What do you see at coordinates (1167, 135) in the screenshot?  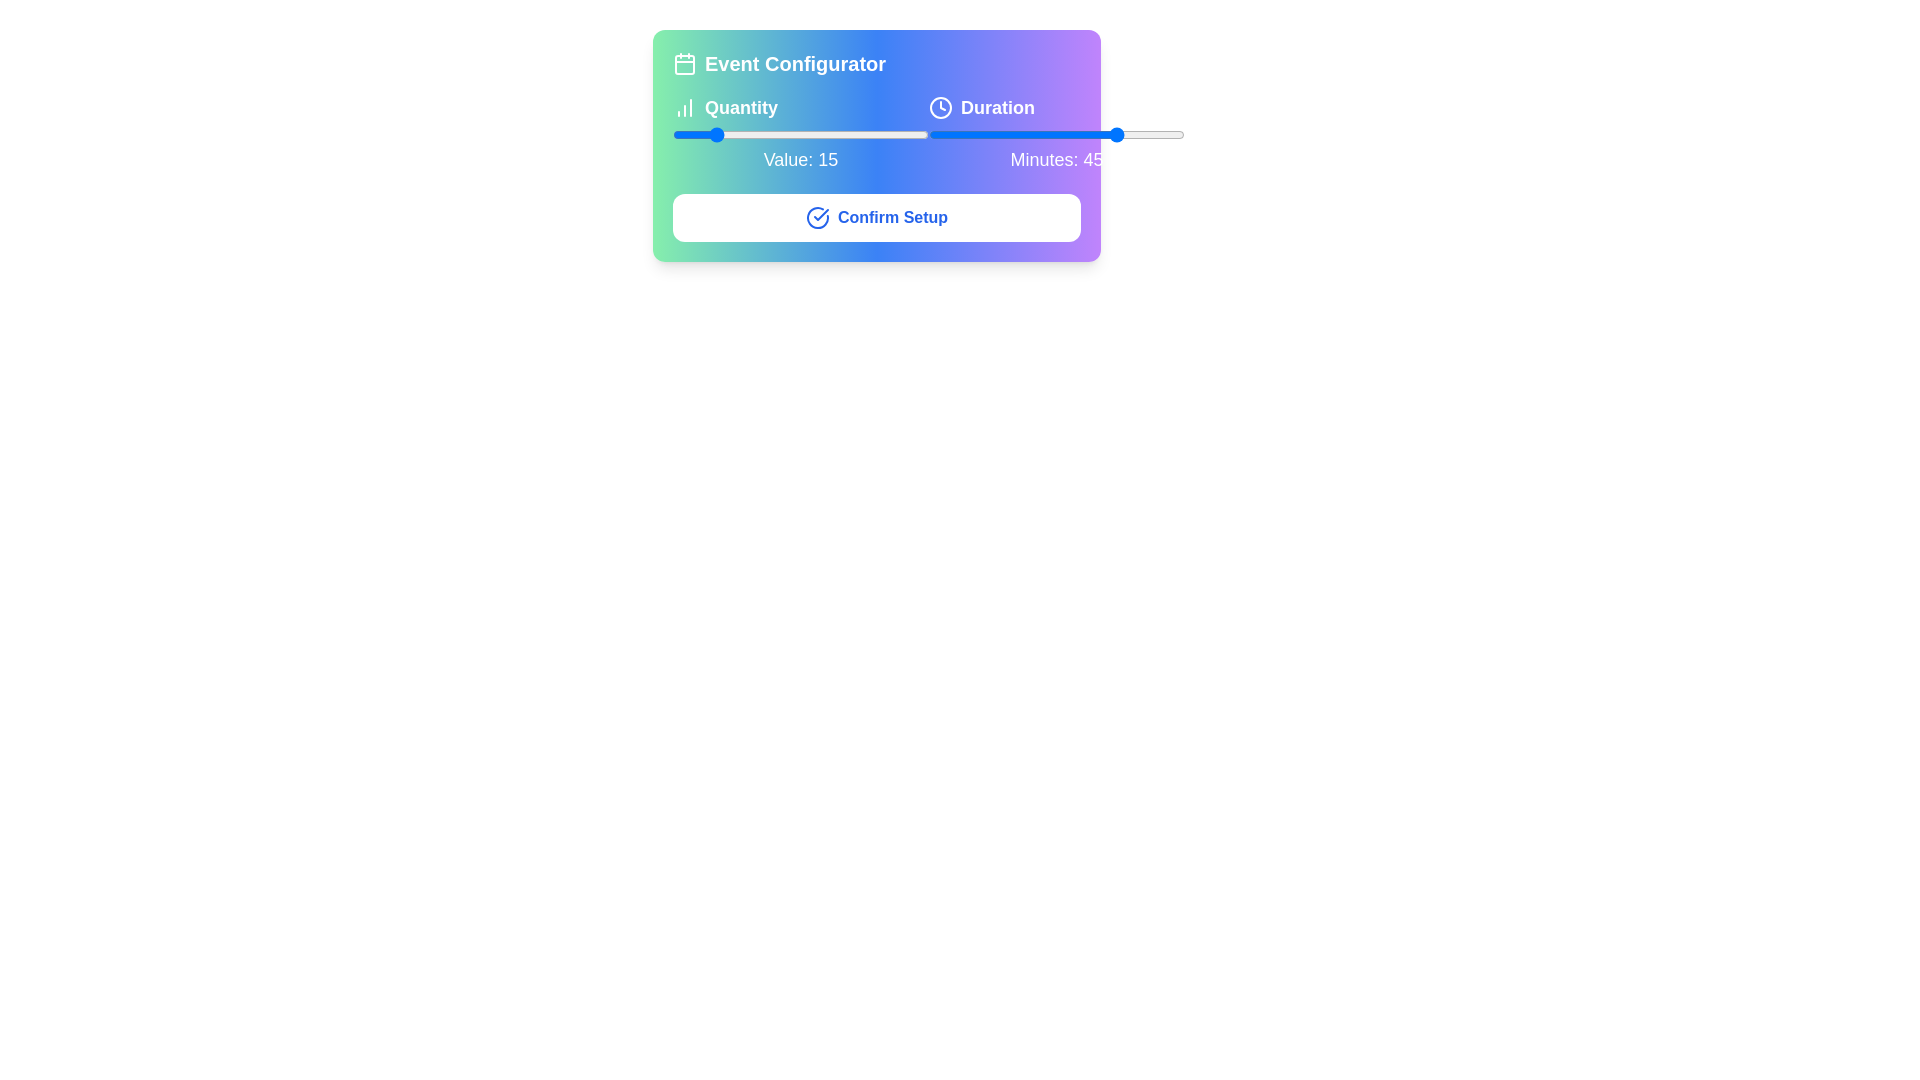 I see `duration` at bounding box center [1167, 135].